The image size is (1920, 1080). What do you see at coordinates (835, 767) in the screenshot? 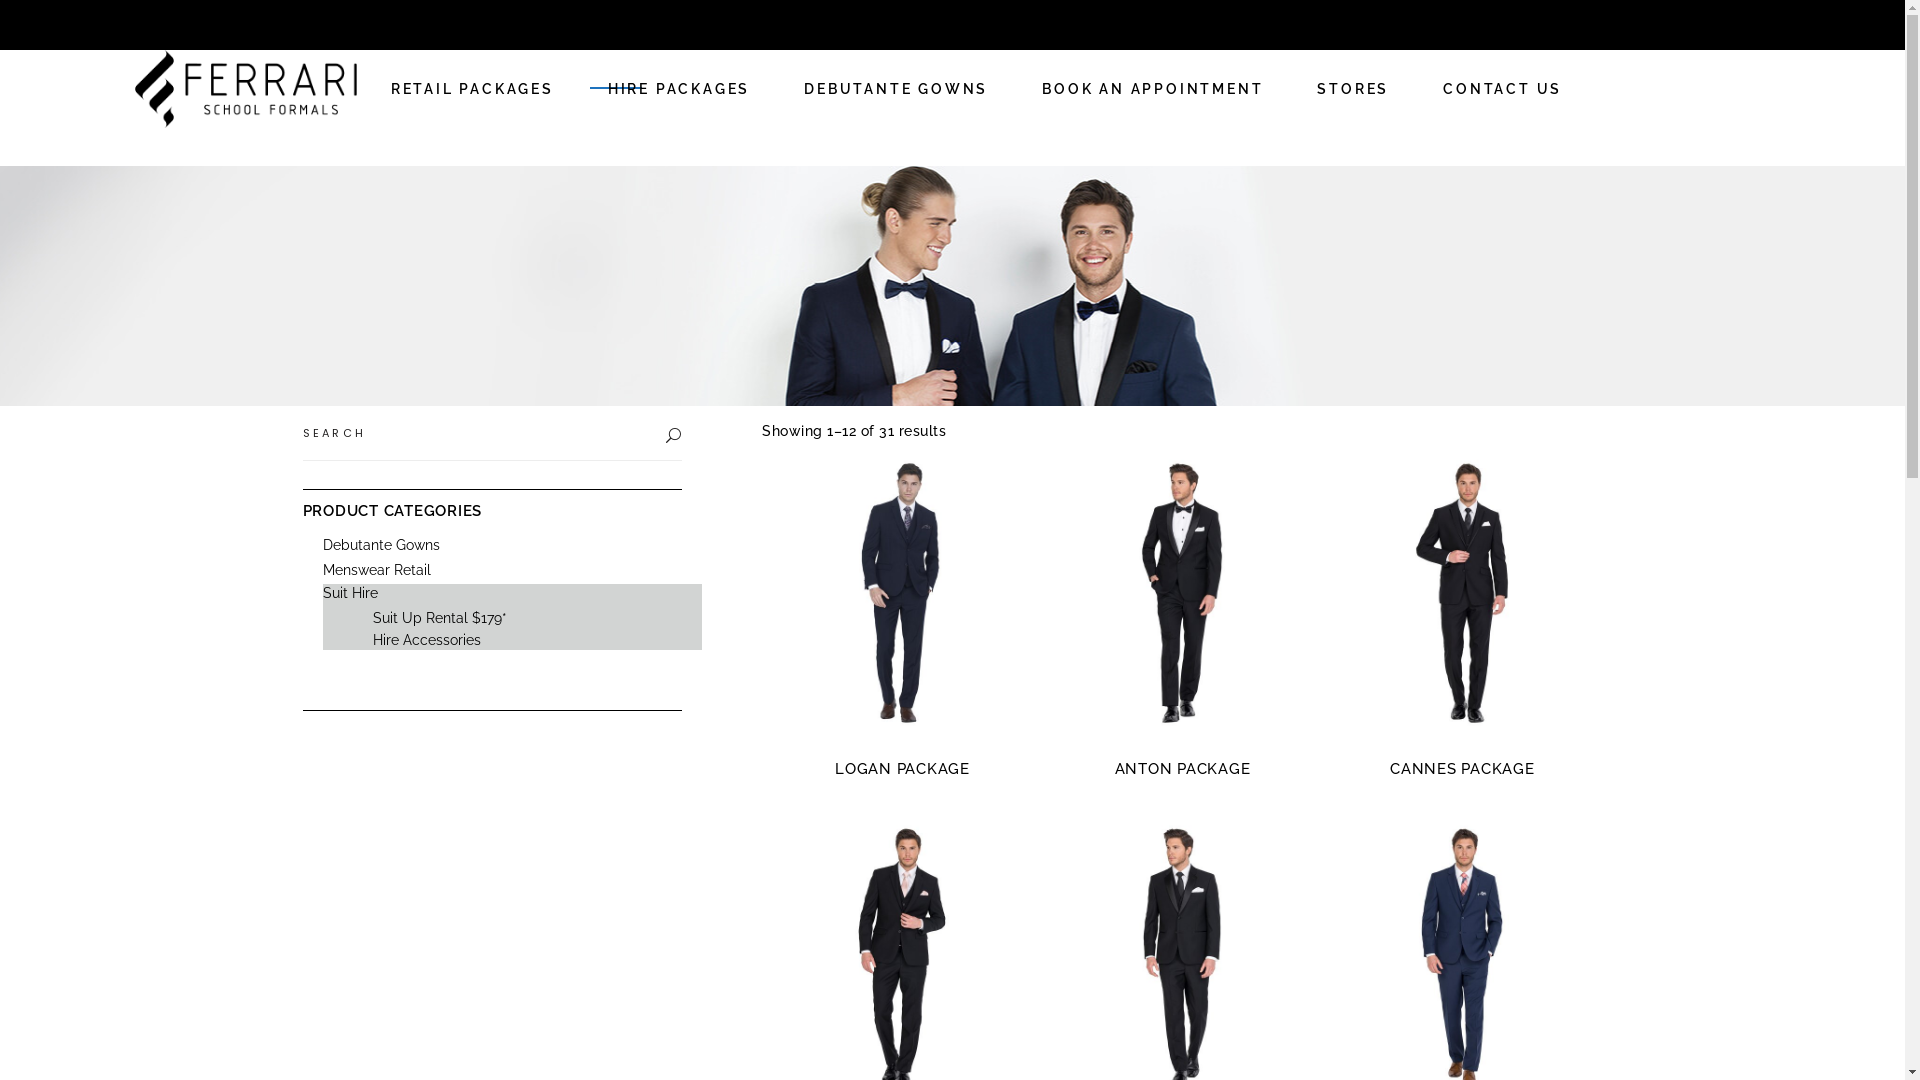
I see `'LOGAN PACKAGE'` at bounding box center [835, 767].